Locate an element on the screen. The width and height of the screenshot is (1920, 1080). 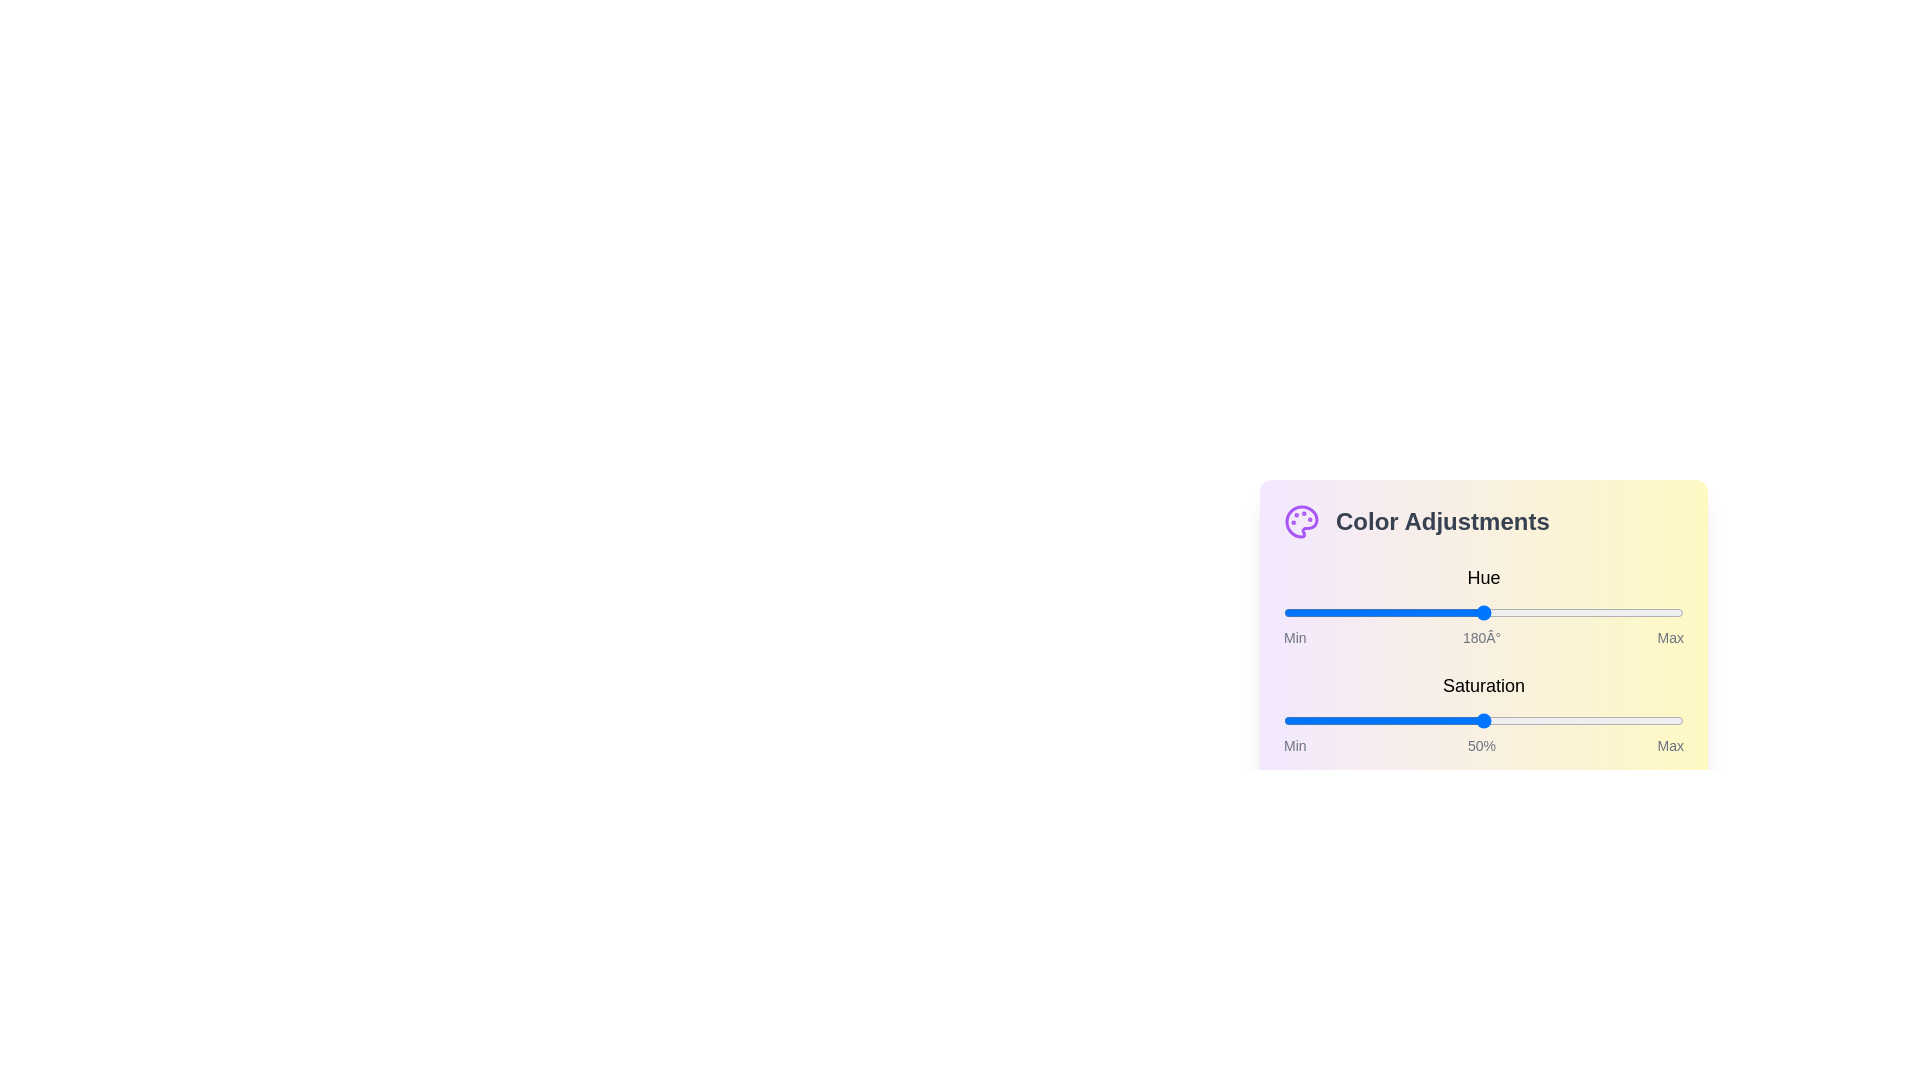
the hue slider to 308 degrees is located at coordinates (1626, 612).